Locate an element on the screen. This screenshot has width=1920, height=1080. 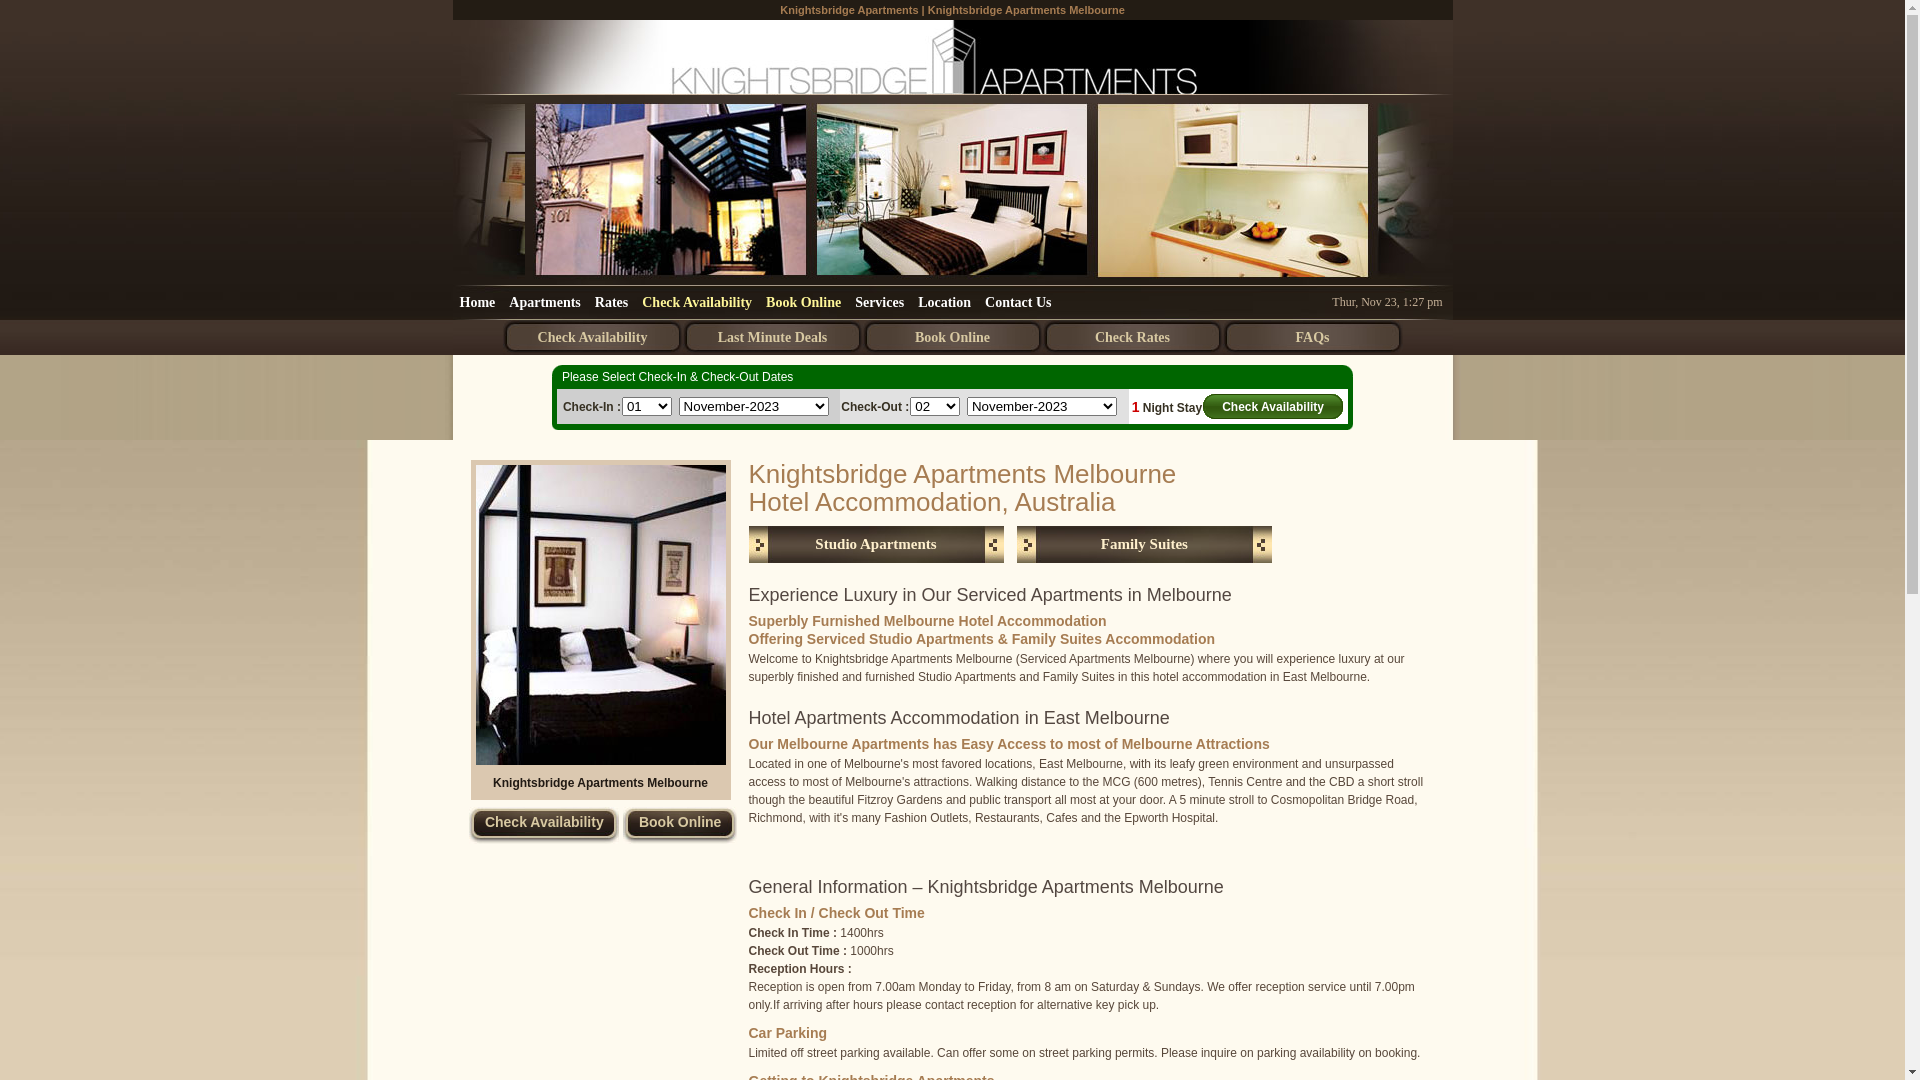
'Knightsbridge Apartments' is located at coordinates (849, 10).